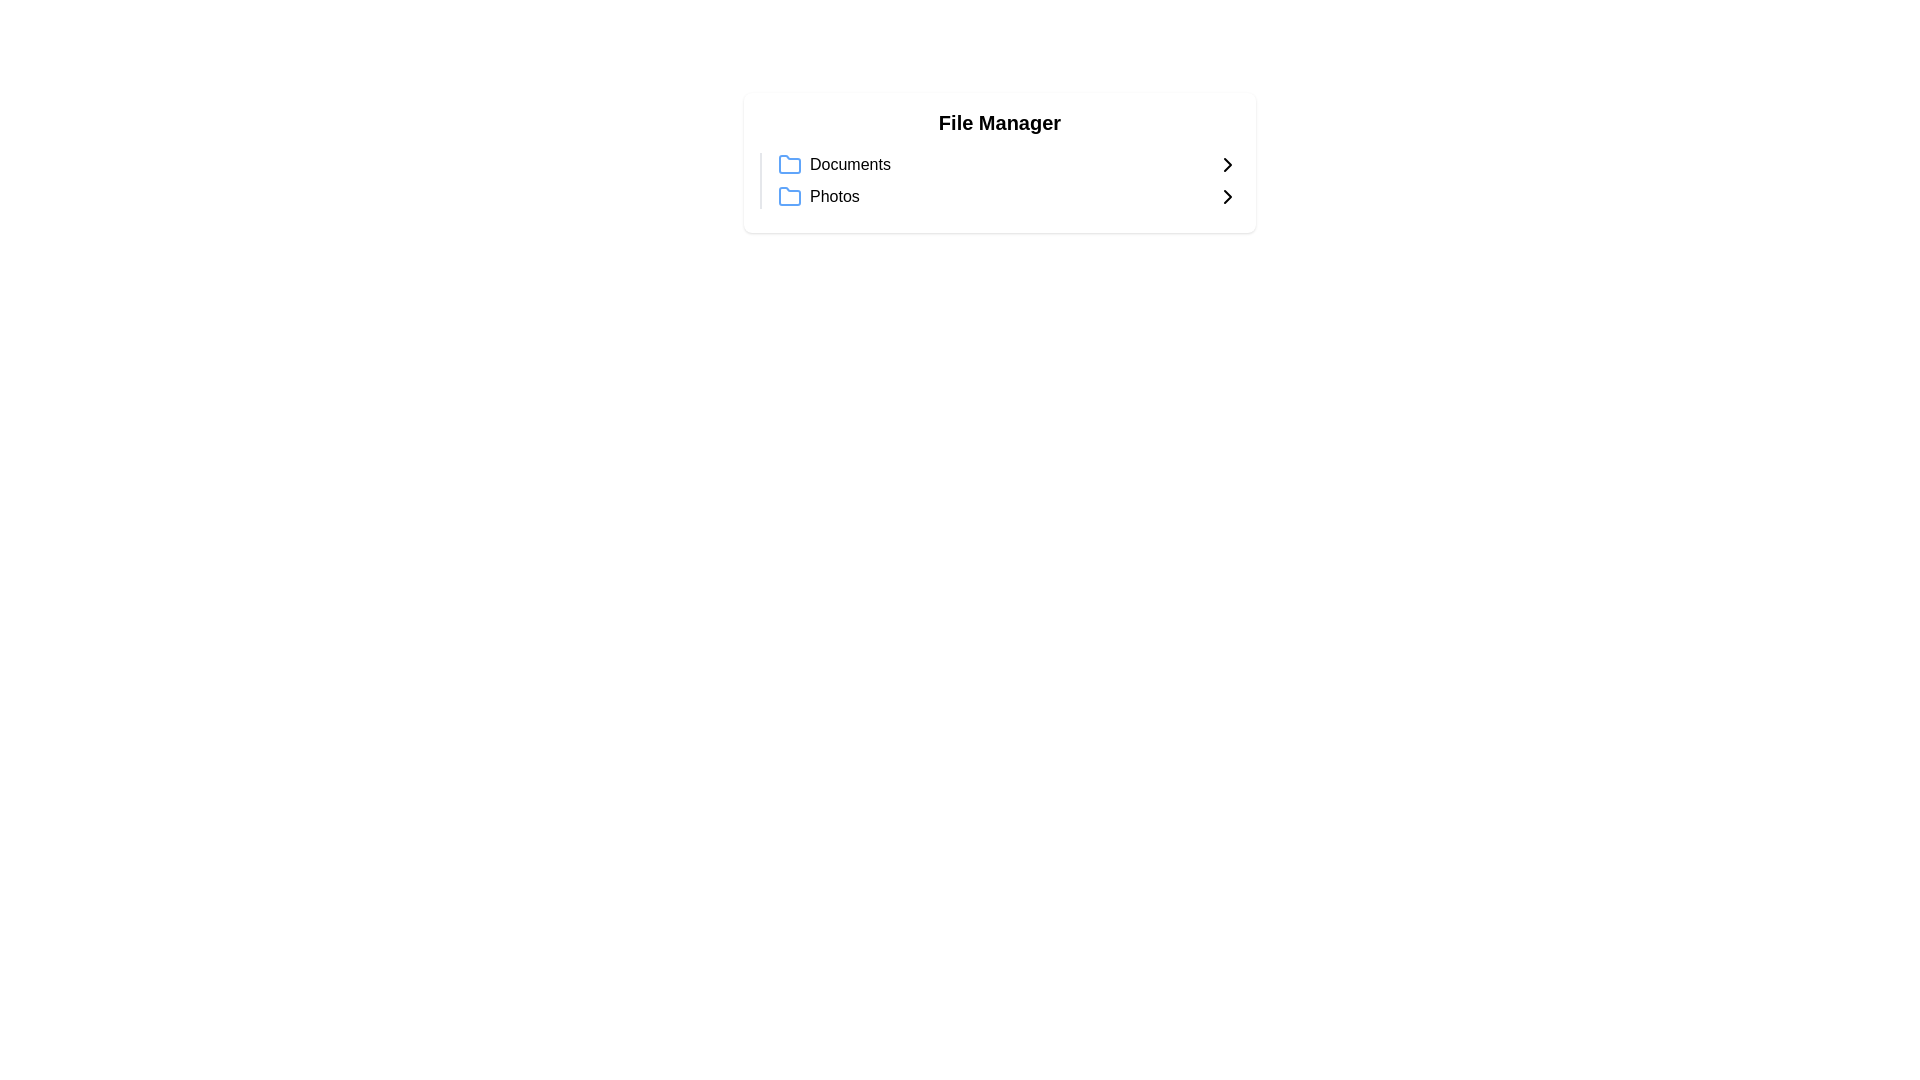 Image resolution: width=1920 pixels, height=1080 pixels. What do you see at coordinates (789, 163) in the screenshot?
I see `the blue folder icon located to the left of the 'Photos' label` at bounding box center [789, 163].